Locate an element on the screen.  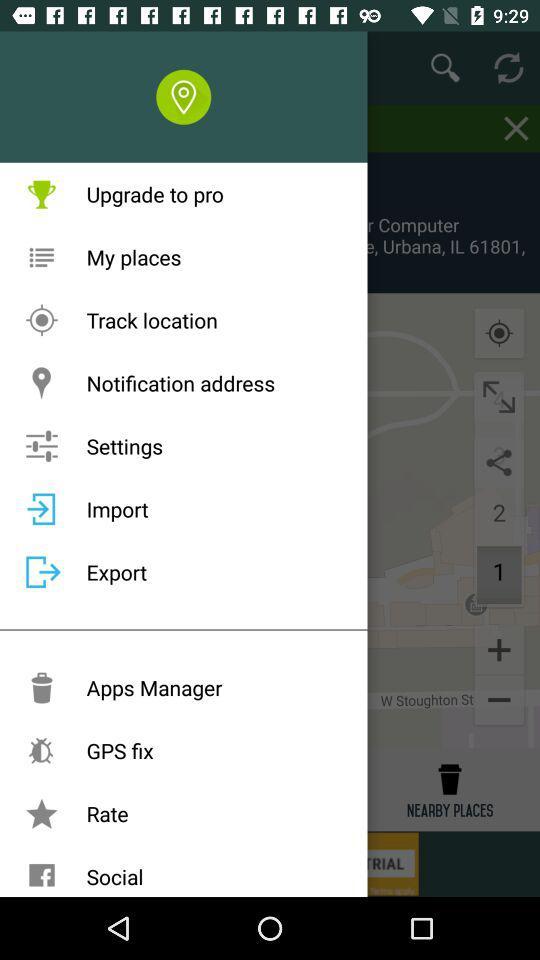
the close icon is located at coordinates (516, 127).